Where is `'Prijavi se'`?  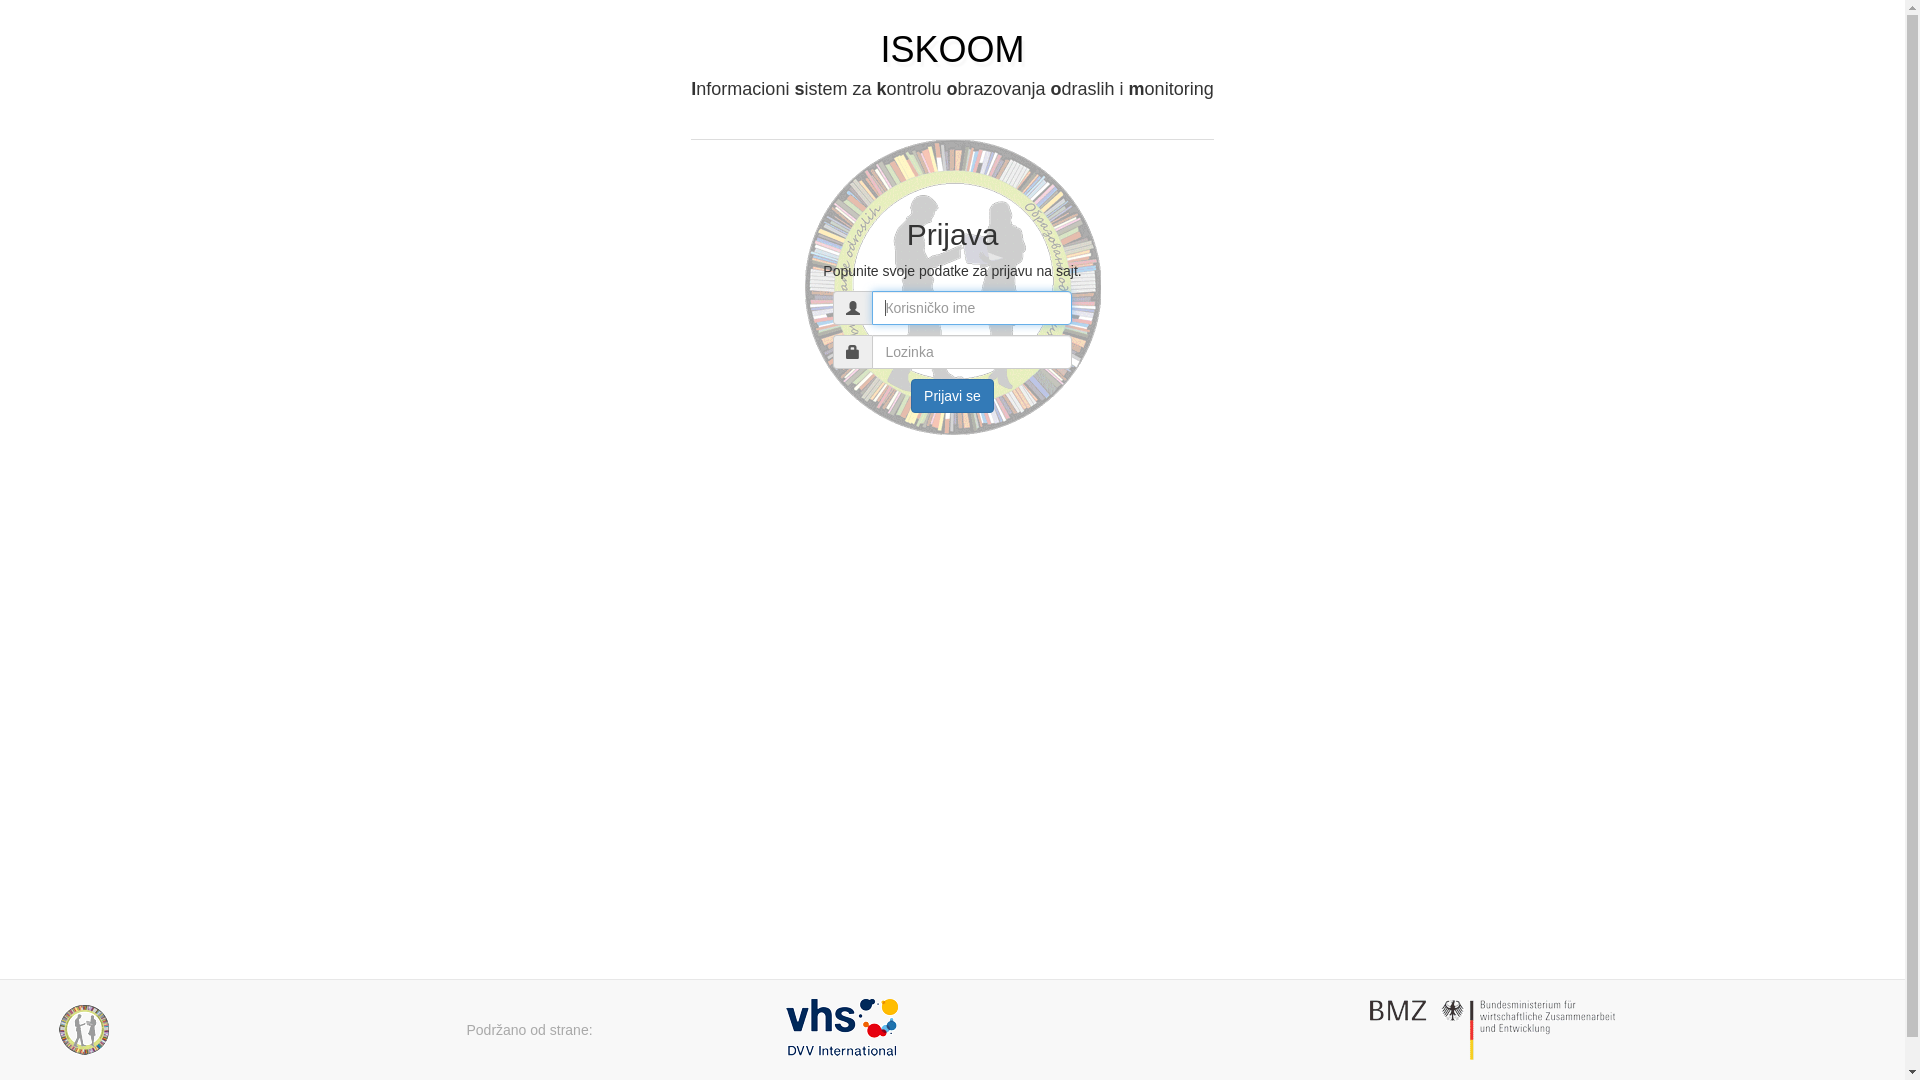 'Prijavi se' is located at coordinates (951, 396).